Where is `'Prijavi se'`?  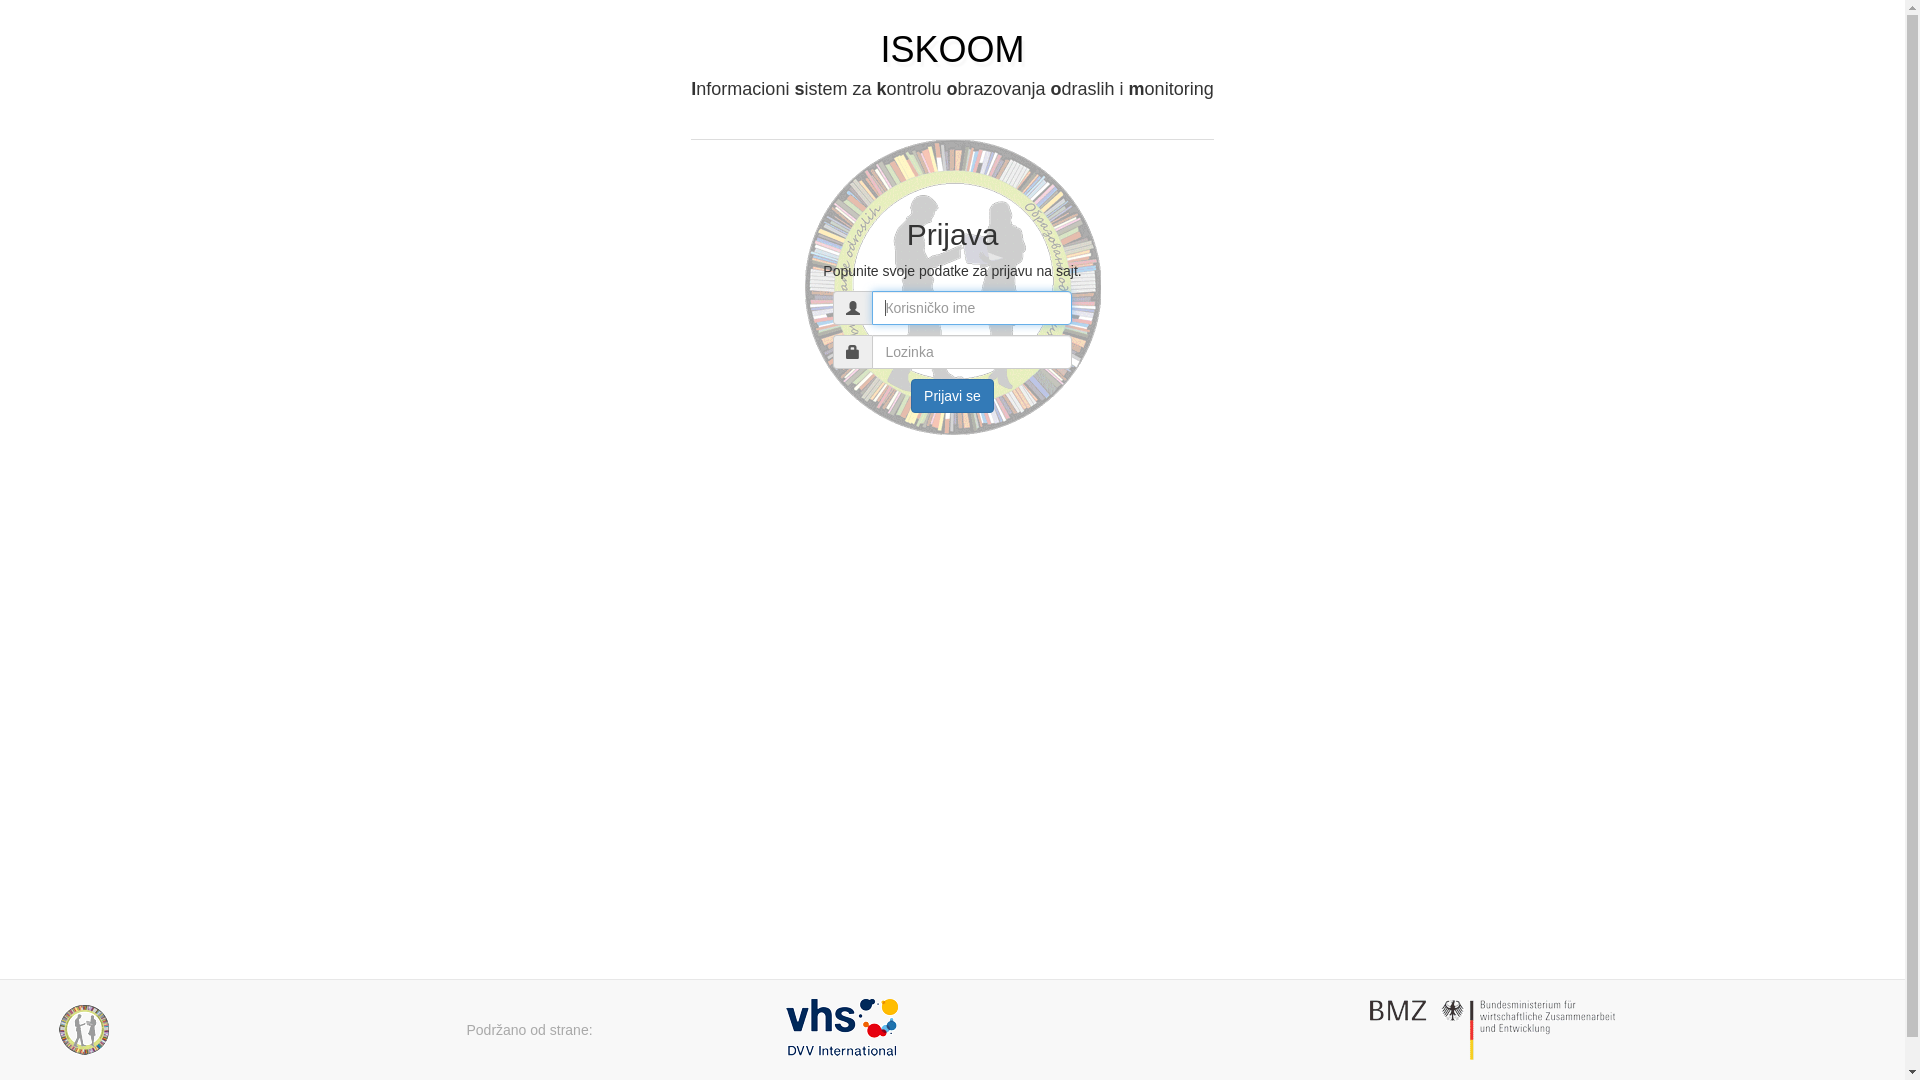 'Prijavi se' is located at coordinates (951, 396).